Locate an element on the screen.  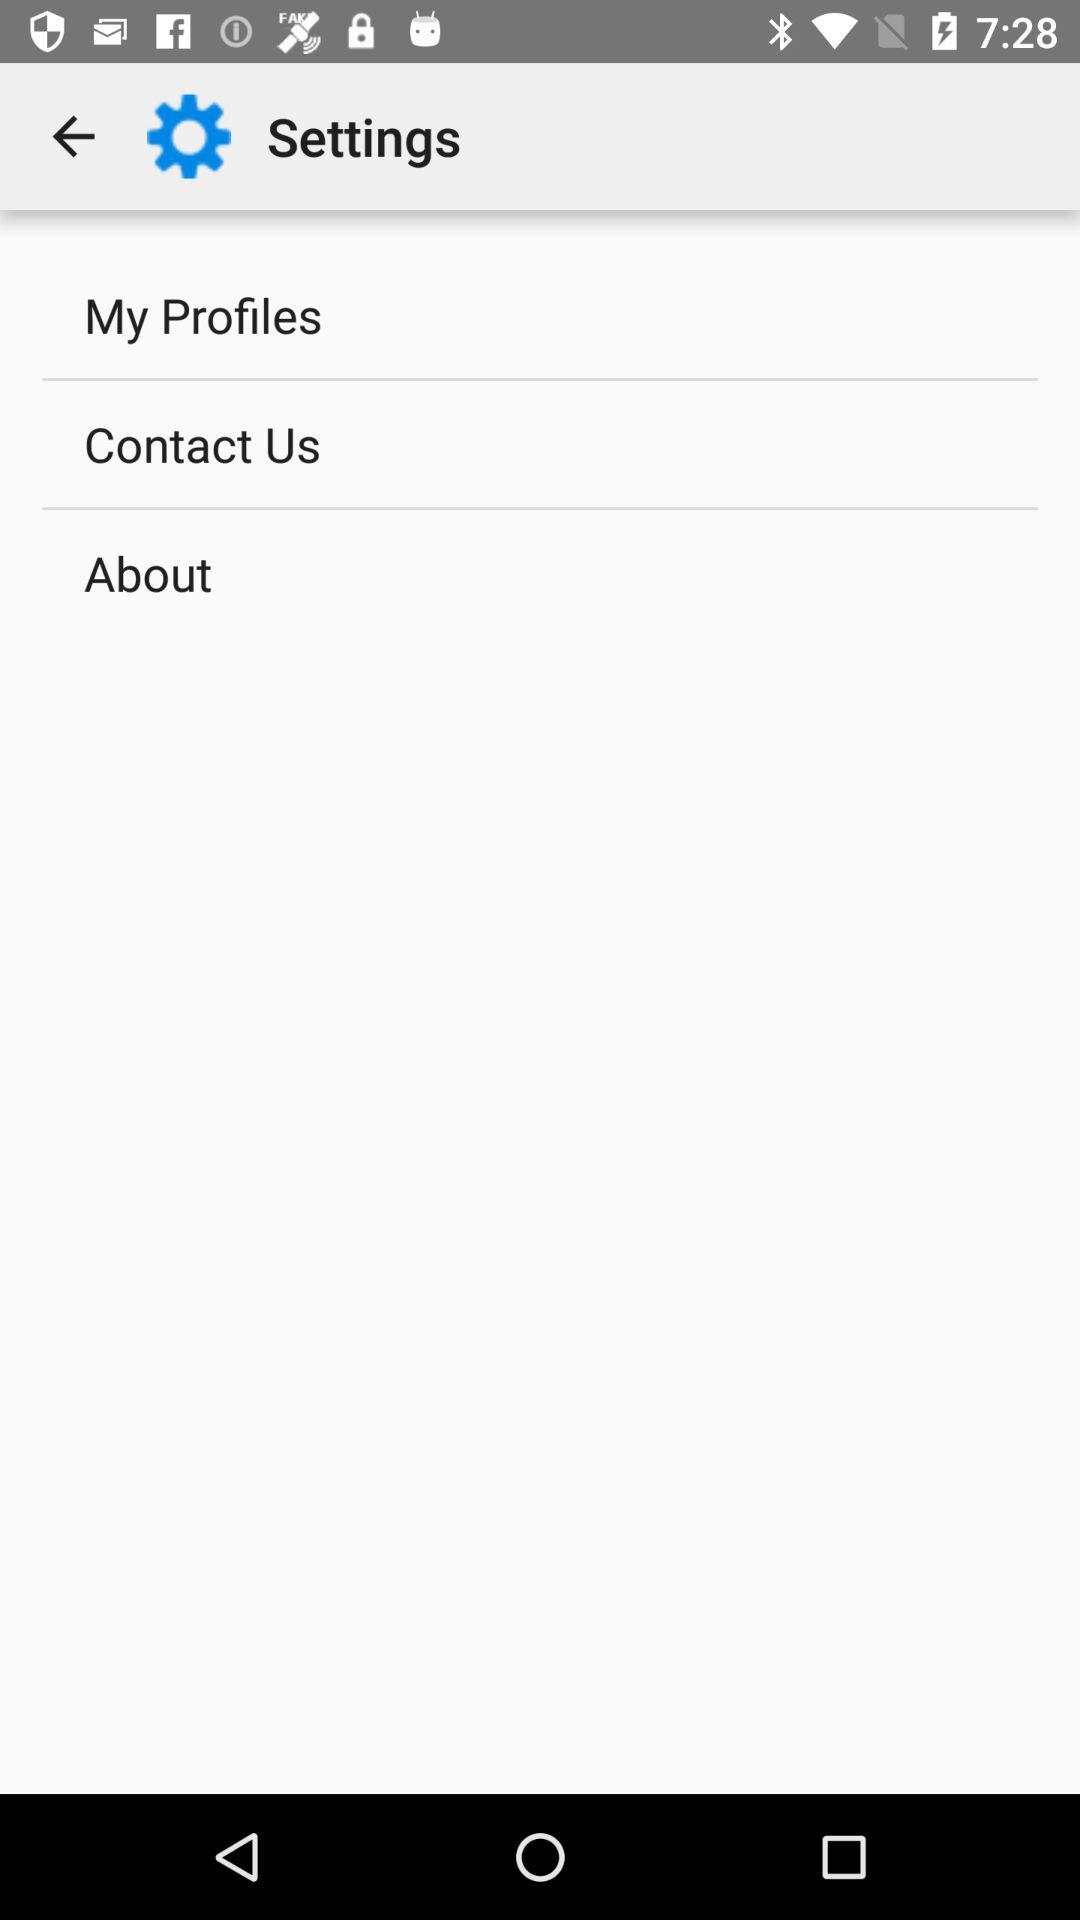
icon above the contact us item is located at coordinates (540, 314).